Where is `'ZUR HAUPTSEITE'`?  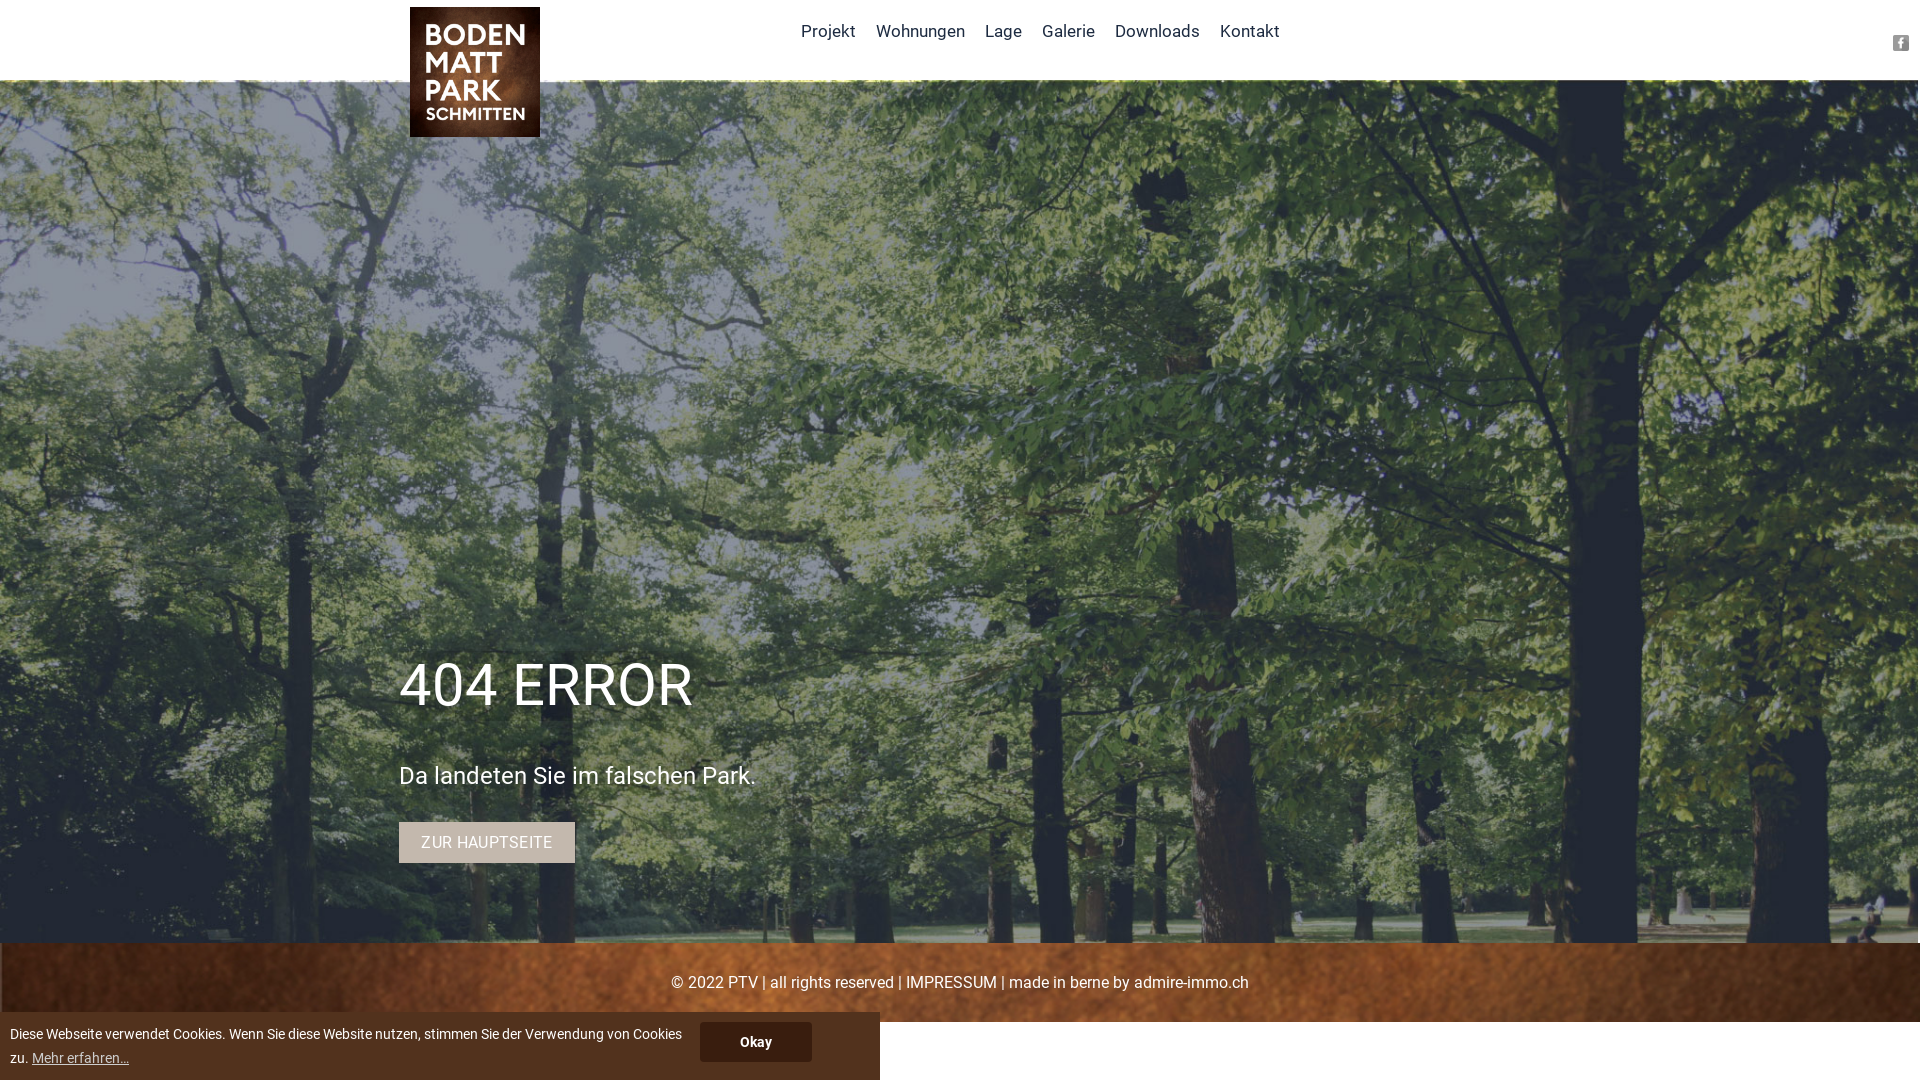
'ZUR HAUPTSEITE' is located at coordinates (486, 842).